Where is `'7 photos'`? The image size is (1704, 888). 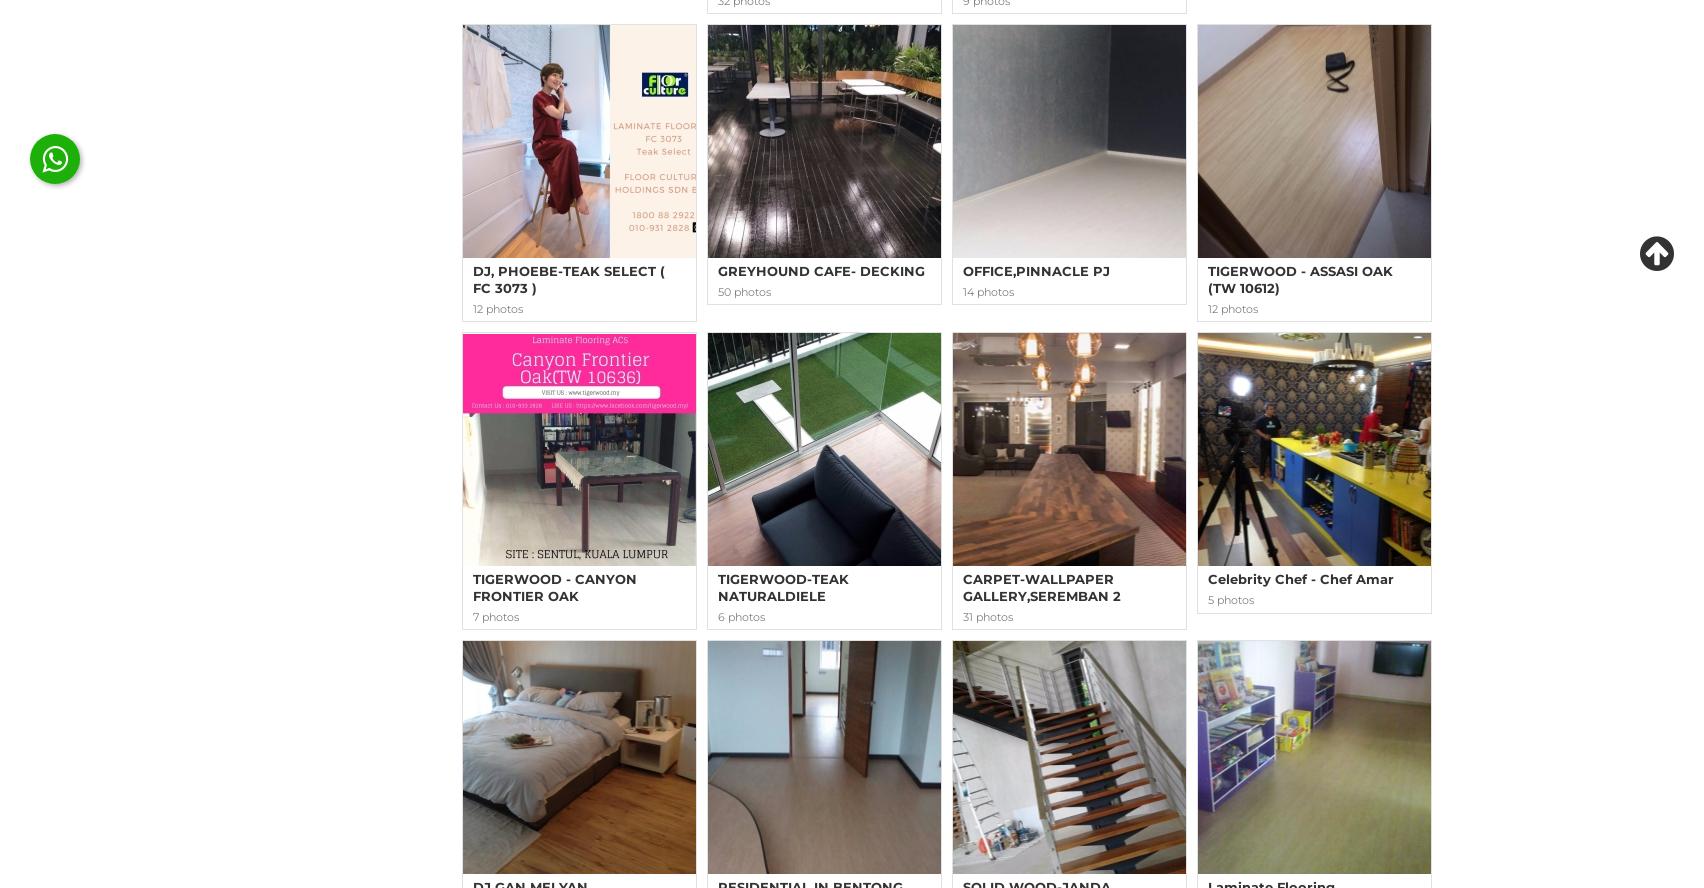
'7 photos' is located at coordinates (496, 615).